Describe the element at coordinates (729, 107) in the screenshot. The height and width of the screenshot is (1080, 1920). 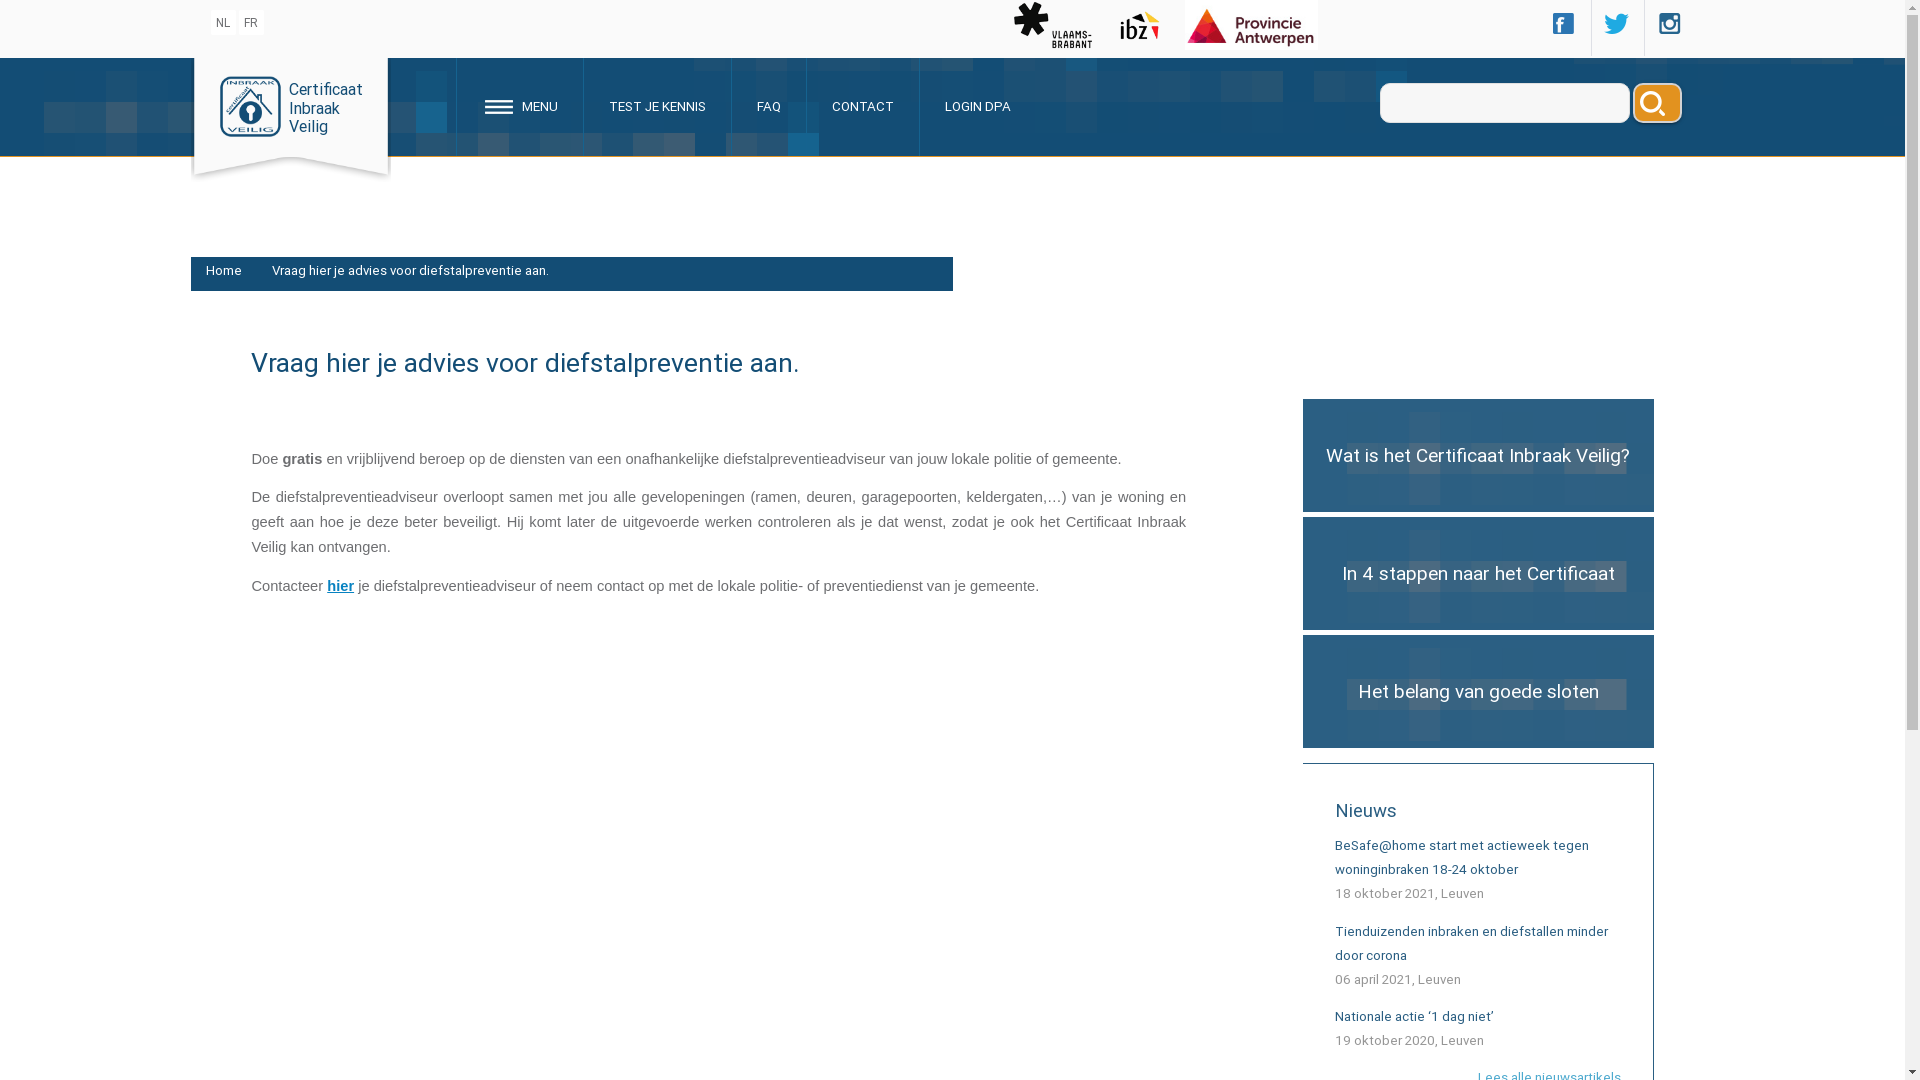
I see `'FAQ'` at that location.